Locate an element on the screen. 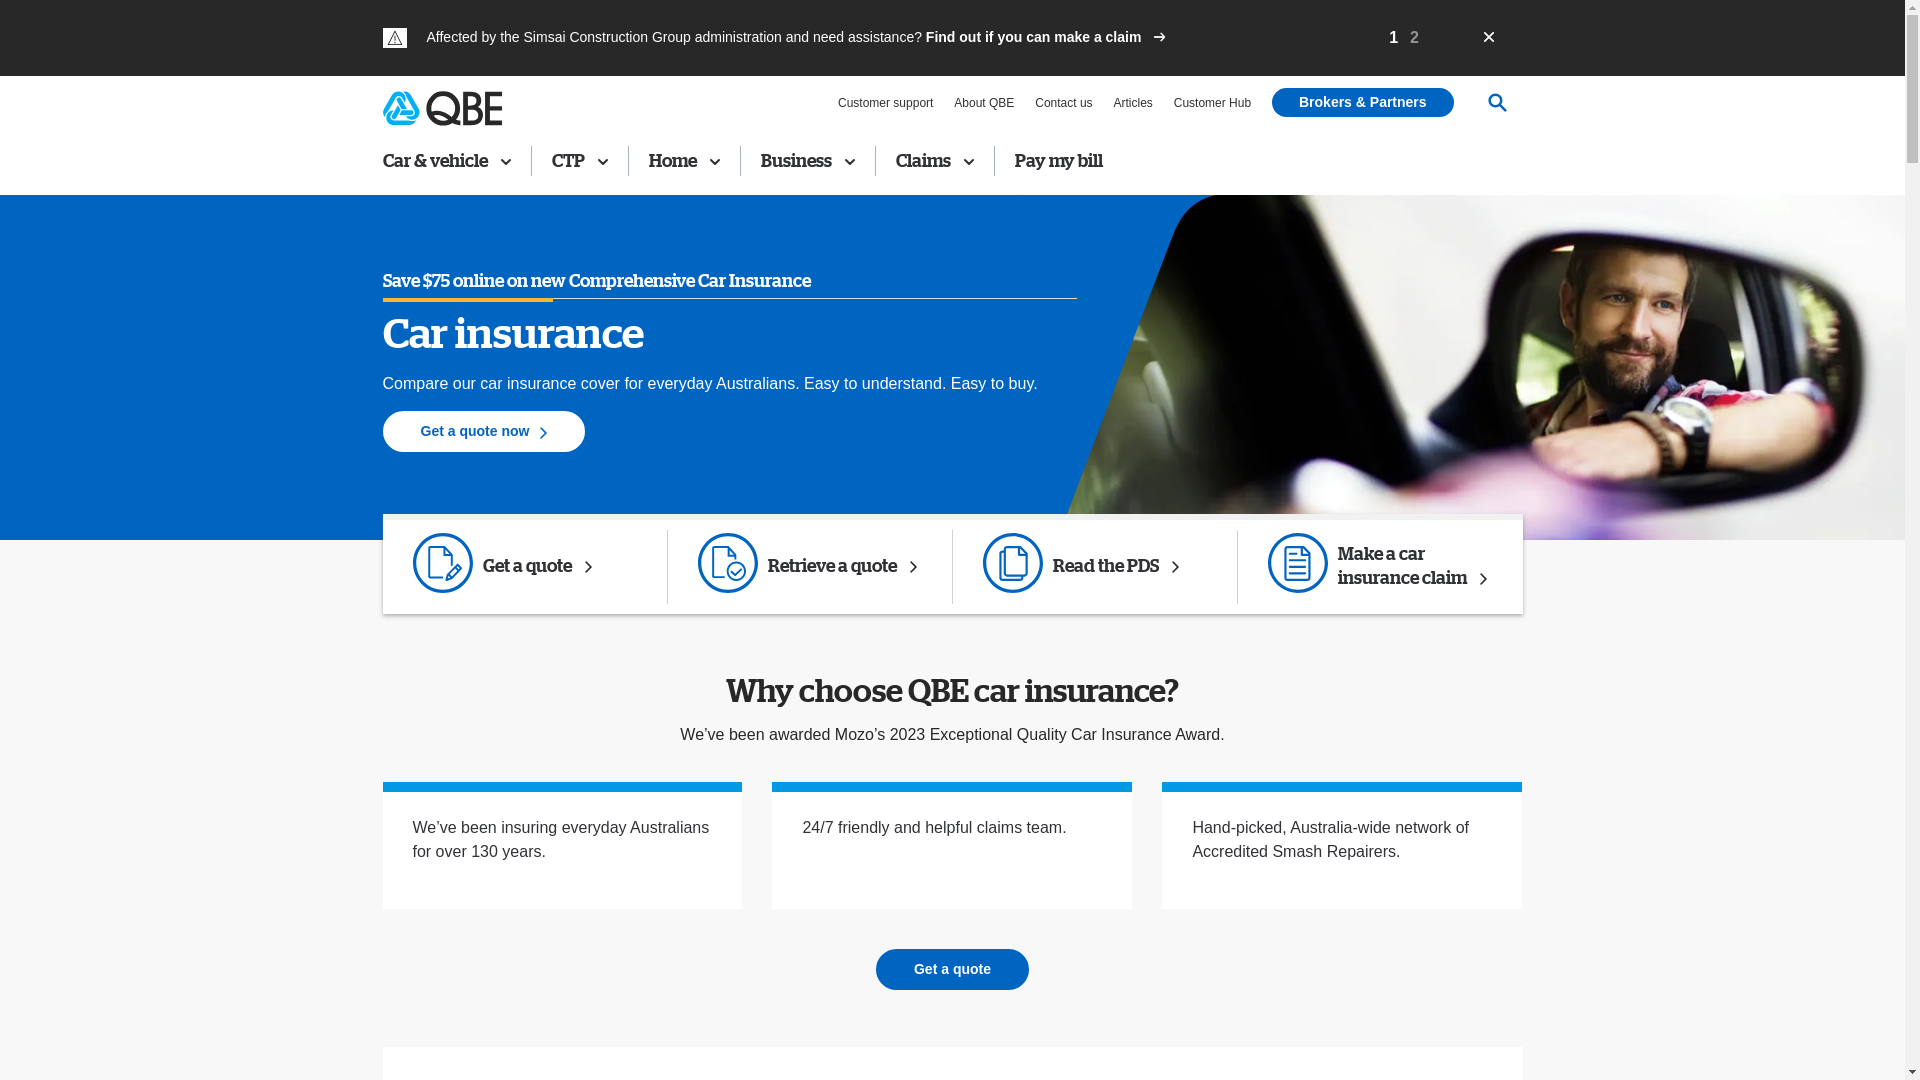  'QBE Insurance' is located at coordinates (440, 108).